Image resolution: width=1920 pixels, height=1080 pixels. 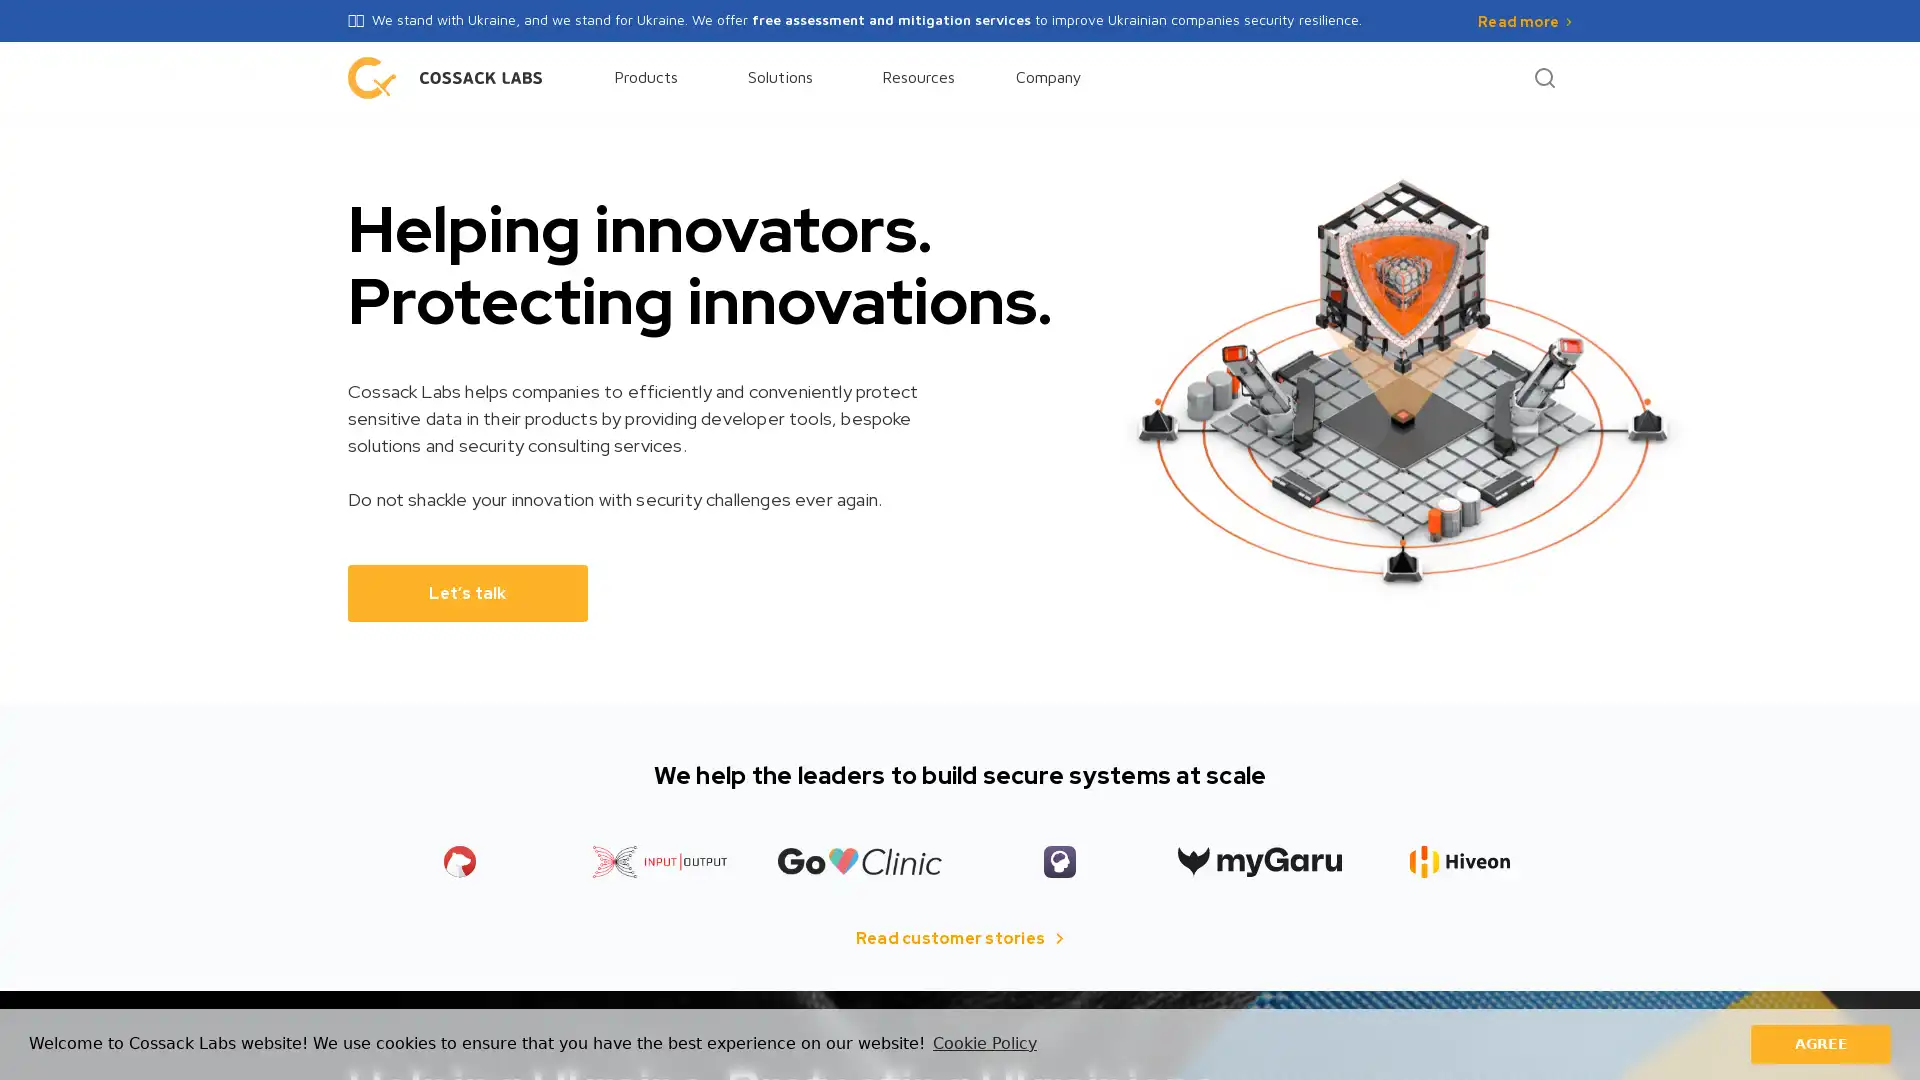 What do you see at coordinates (1820, 1043) in the screenshot?
I see `dismiss cookie message` at bounding box center [1820, 1043].